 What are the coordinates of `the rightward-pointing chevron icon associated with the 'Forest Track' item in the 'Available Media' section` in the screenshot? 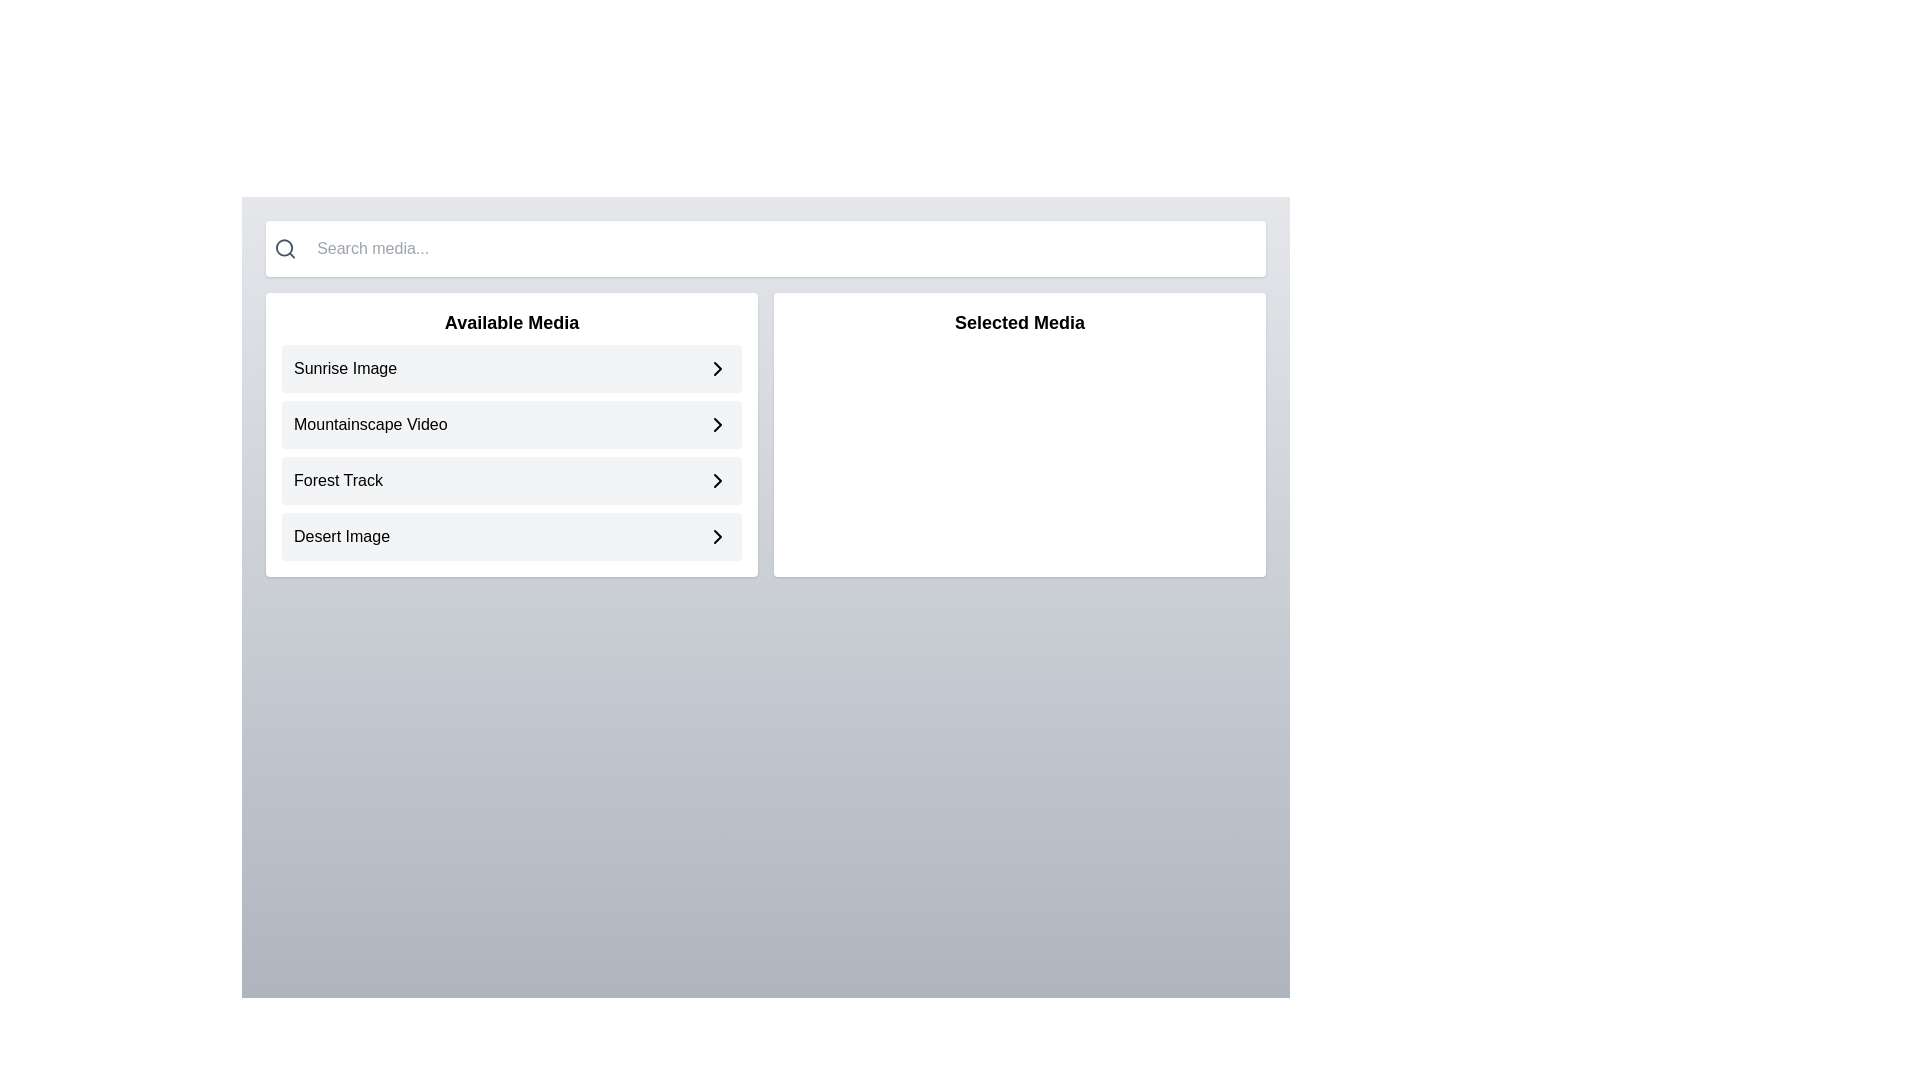 It's located at (718, 481).